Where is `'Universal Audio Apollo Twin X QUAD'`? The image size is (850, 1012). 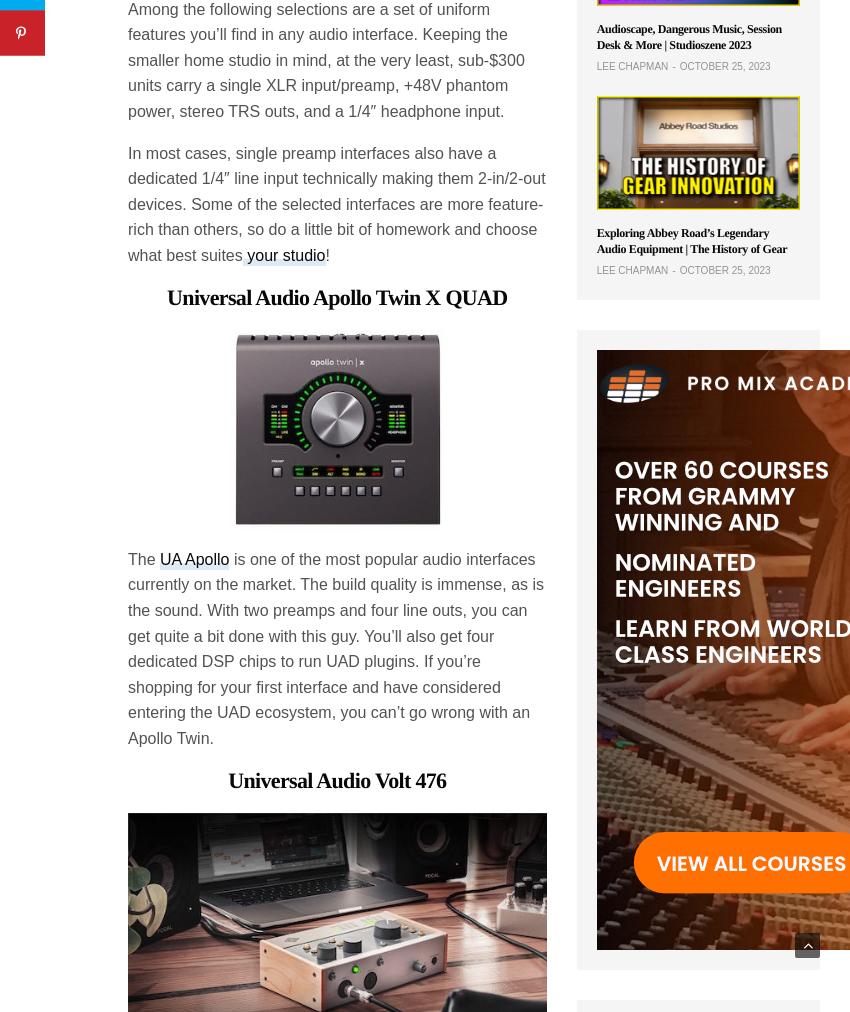 'Universal Audio Apollo Twin X QUAD' is located at coordinates (337, 295).